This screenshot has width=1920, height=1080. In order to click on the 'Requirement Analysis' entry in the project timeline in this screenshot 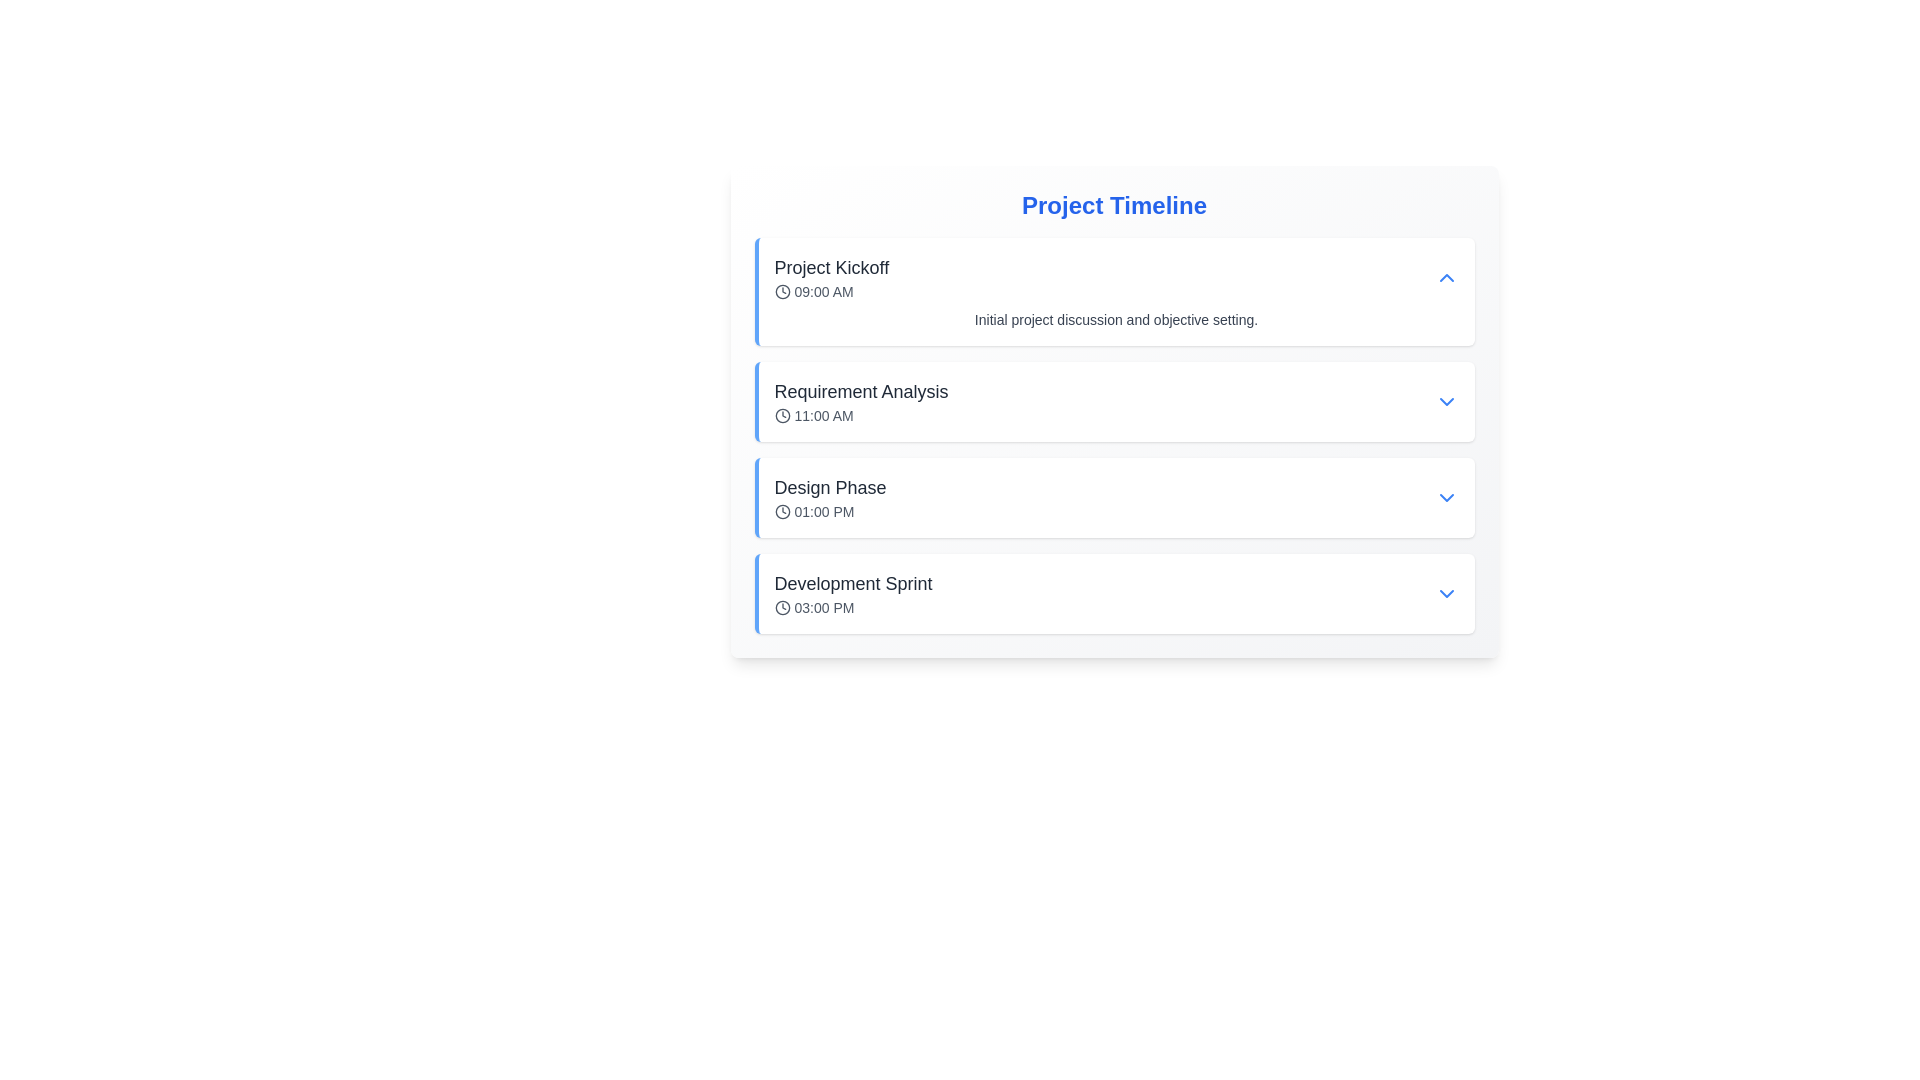, I will do `click(1115, 401)`.